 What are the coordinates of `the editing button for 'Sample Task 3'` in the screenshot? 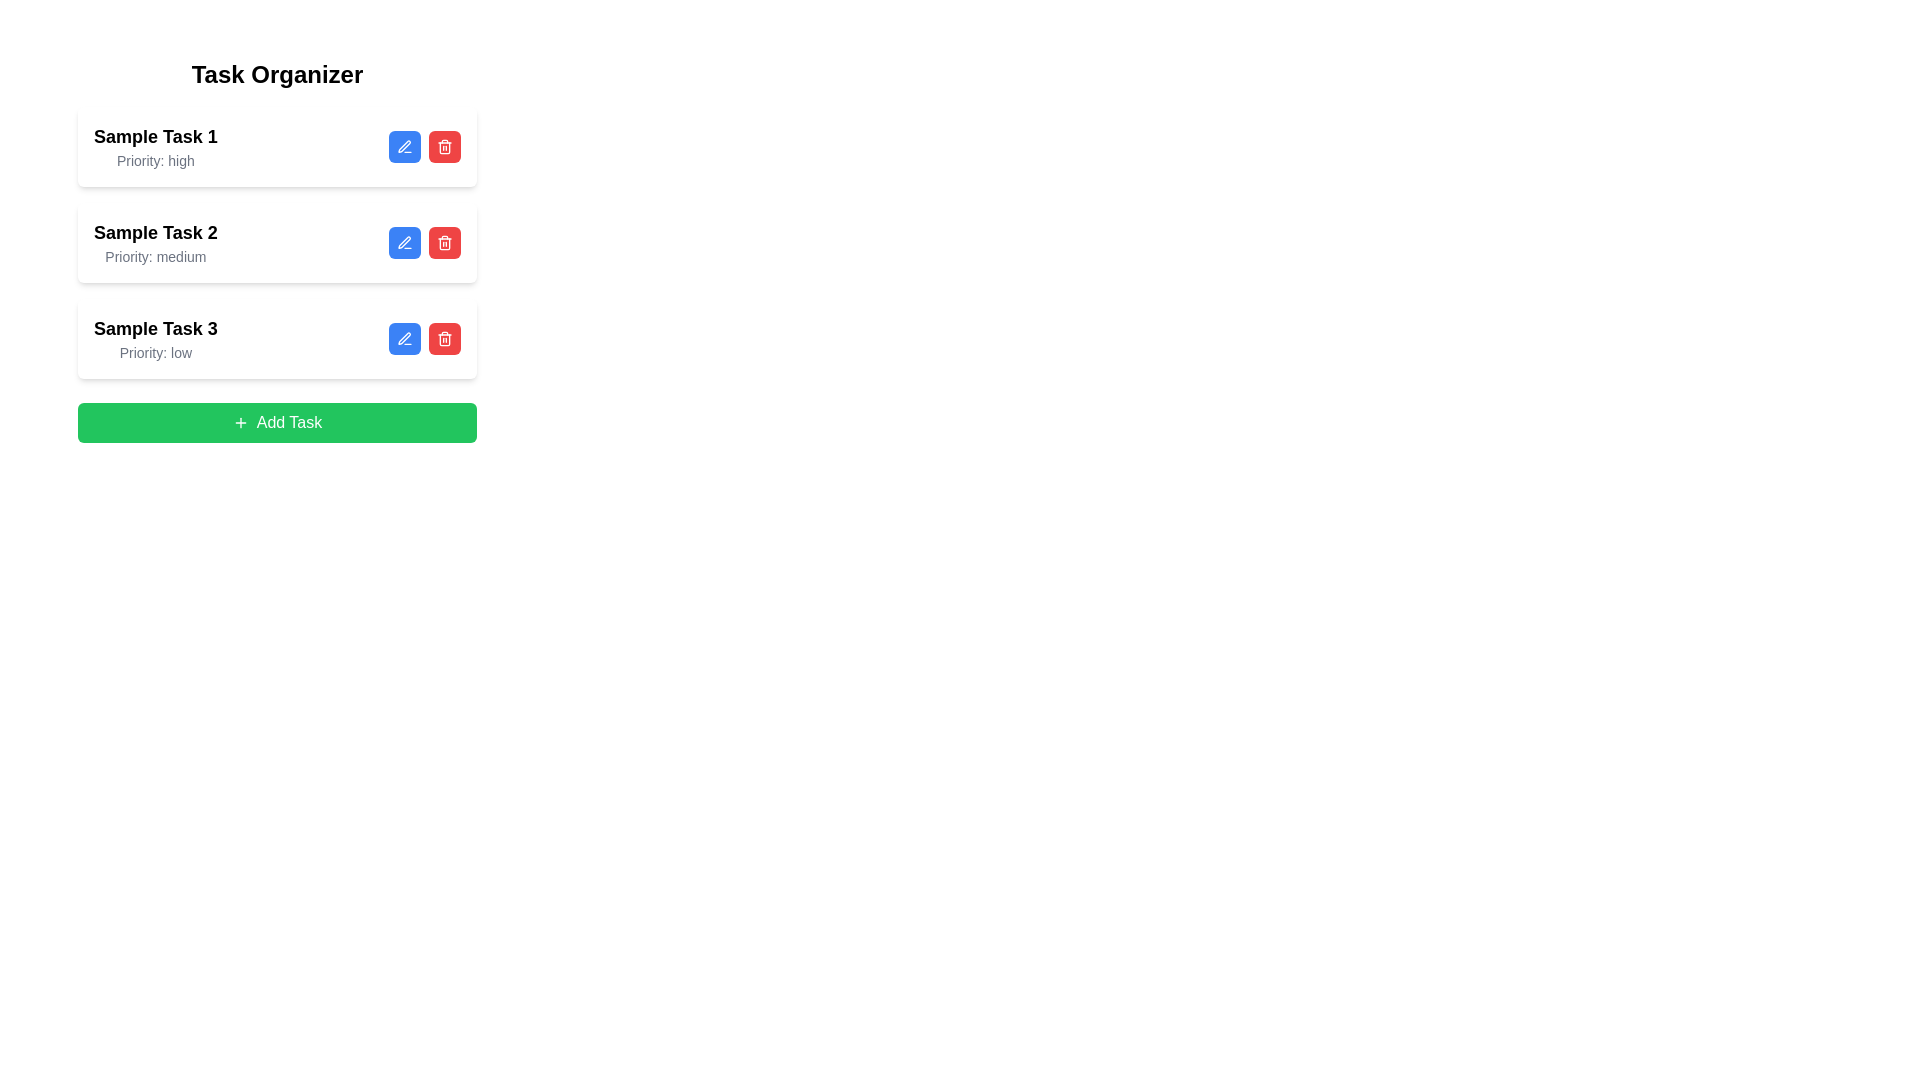 It's located at (403, 338).